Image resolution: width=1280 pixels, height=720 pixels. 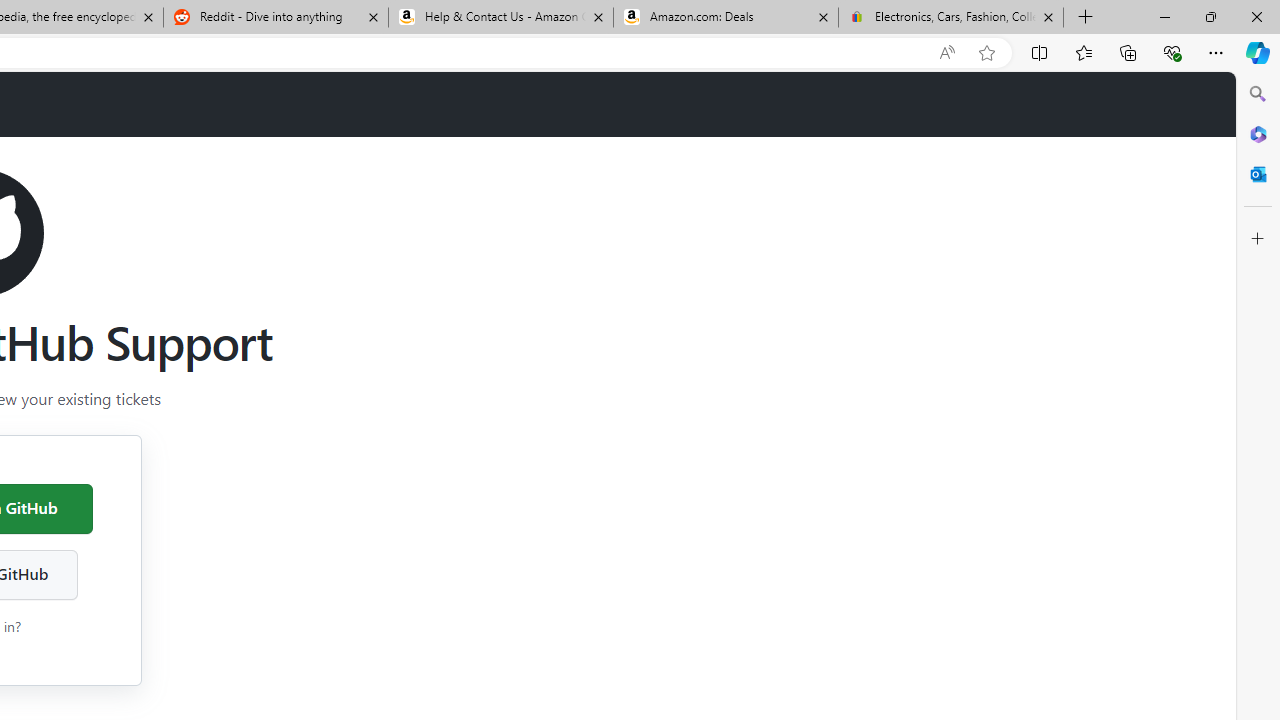 What do you see at coordinates (274, 17) in the screenshot?
I see `'Reddit - Dive into anything'` at bounding box center [274, 17].